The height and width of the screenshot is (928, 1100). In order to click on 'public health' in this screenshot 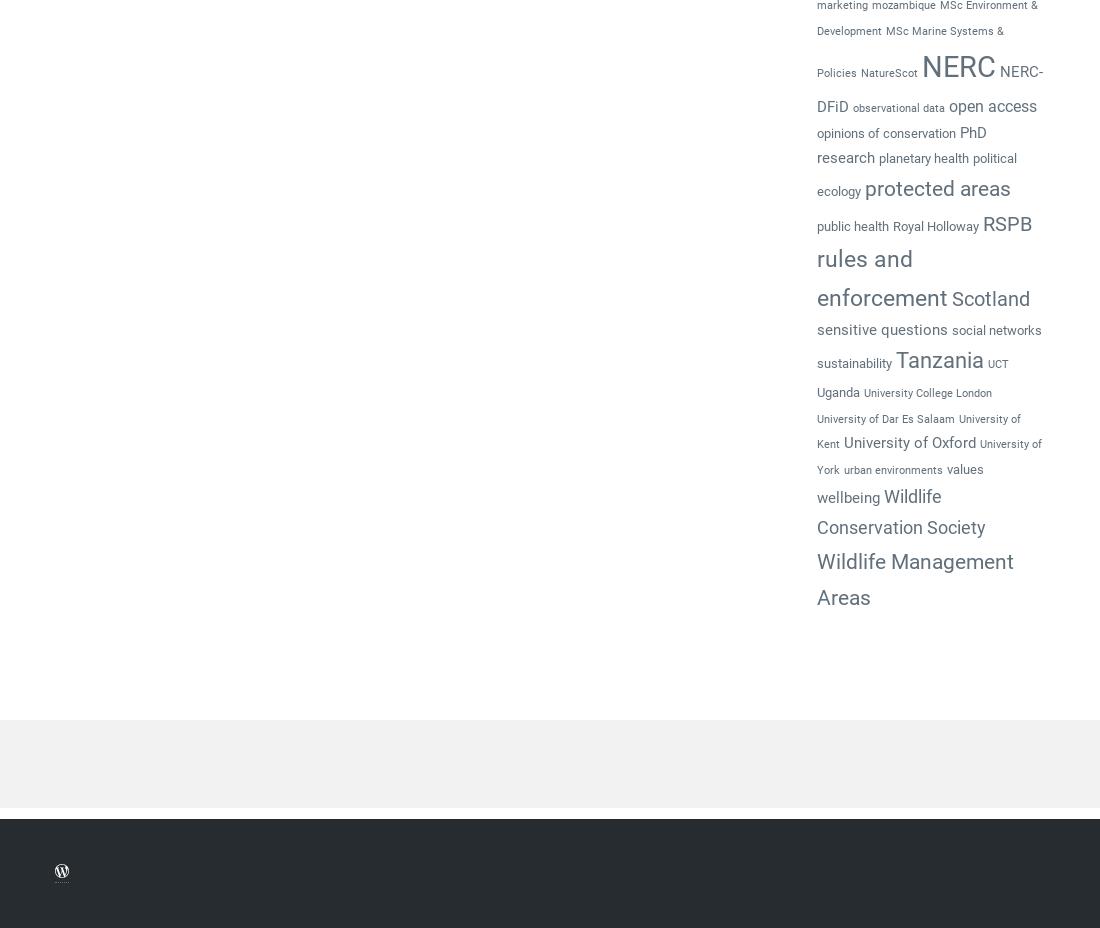, I will do `click(852, 225)`.